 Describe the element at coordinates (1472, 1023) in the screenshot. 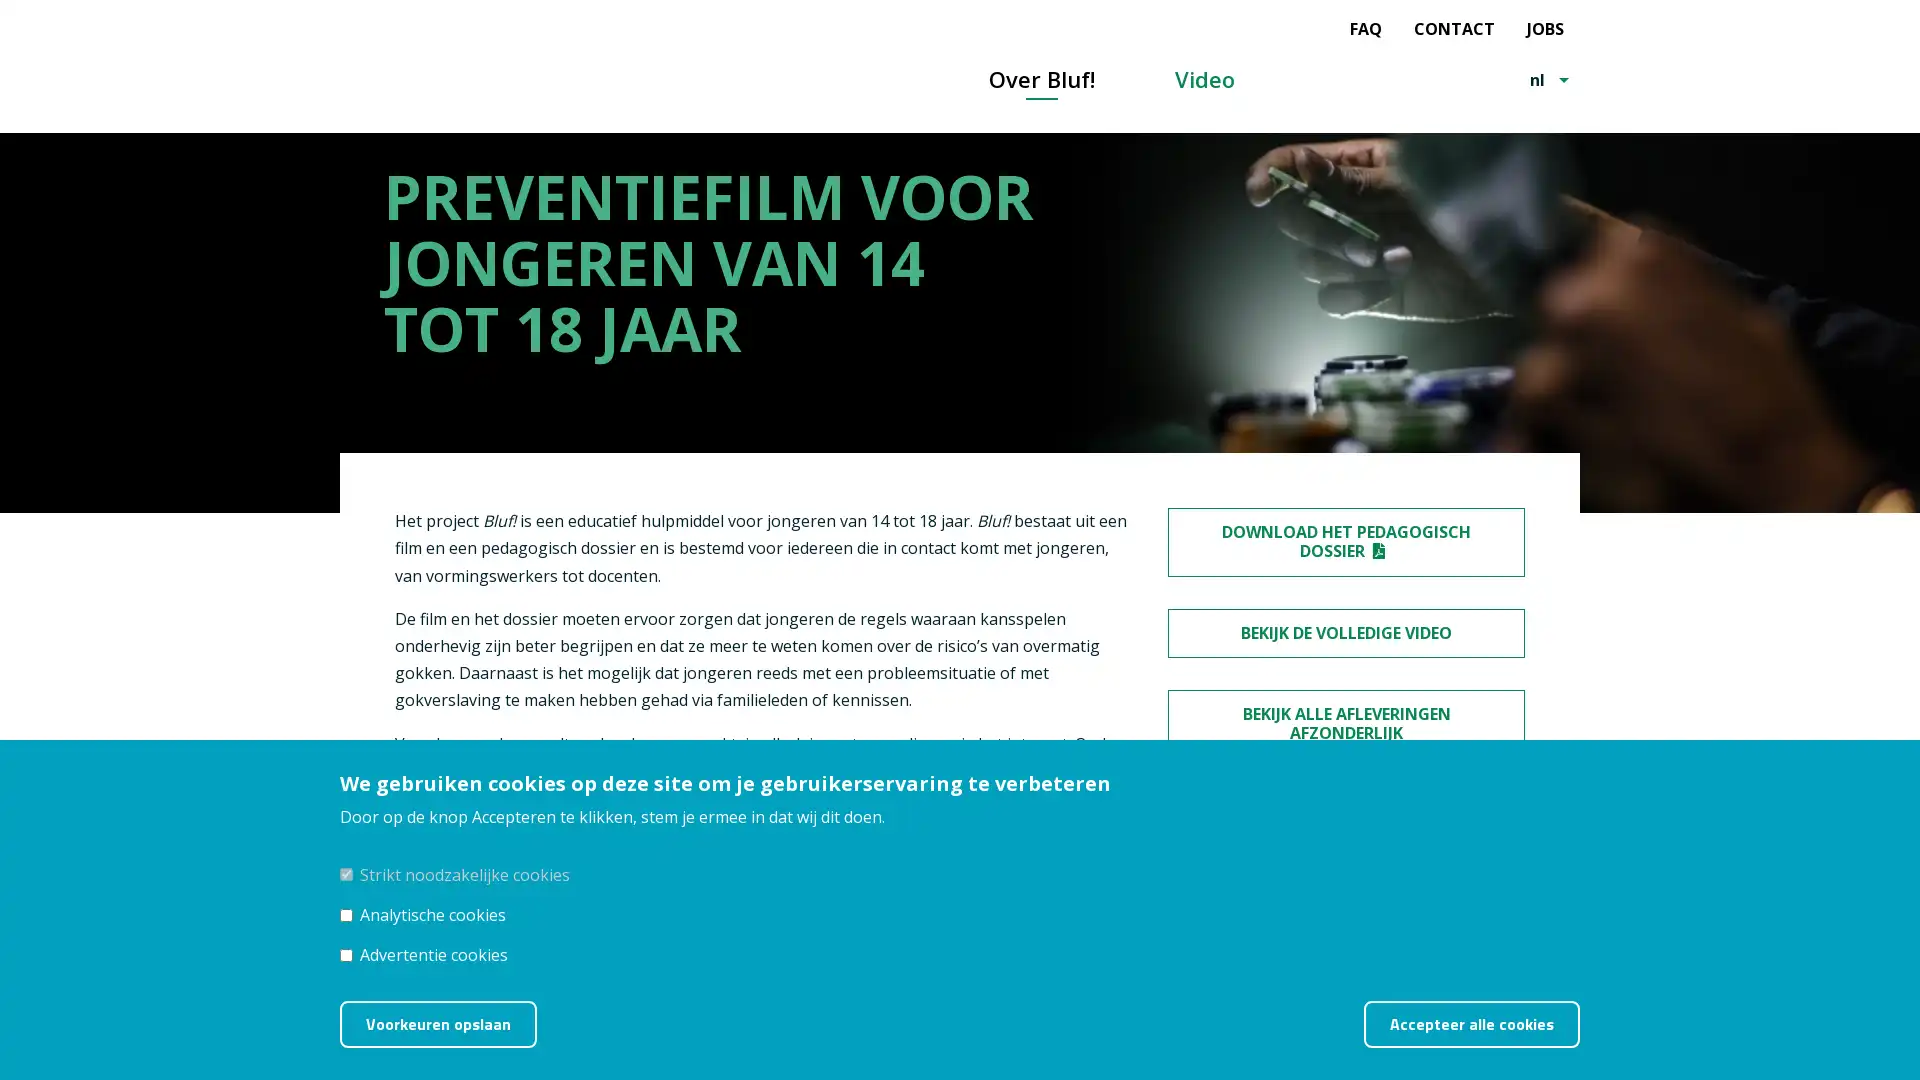

I see `Accepteer alle cookies` at that location.